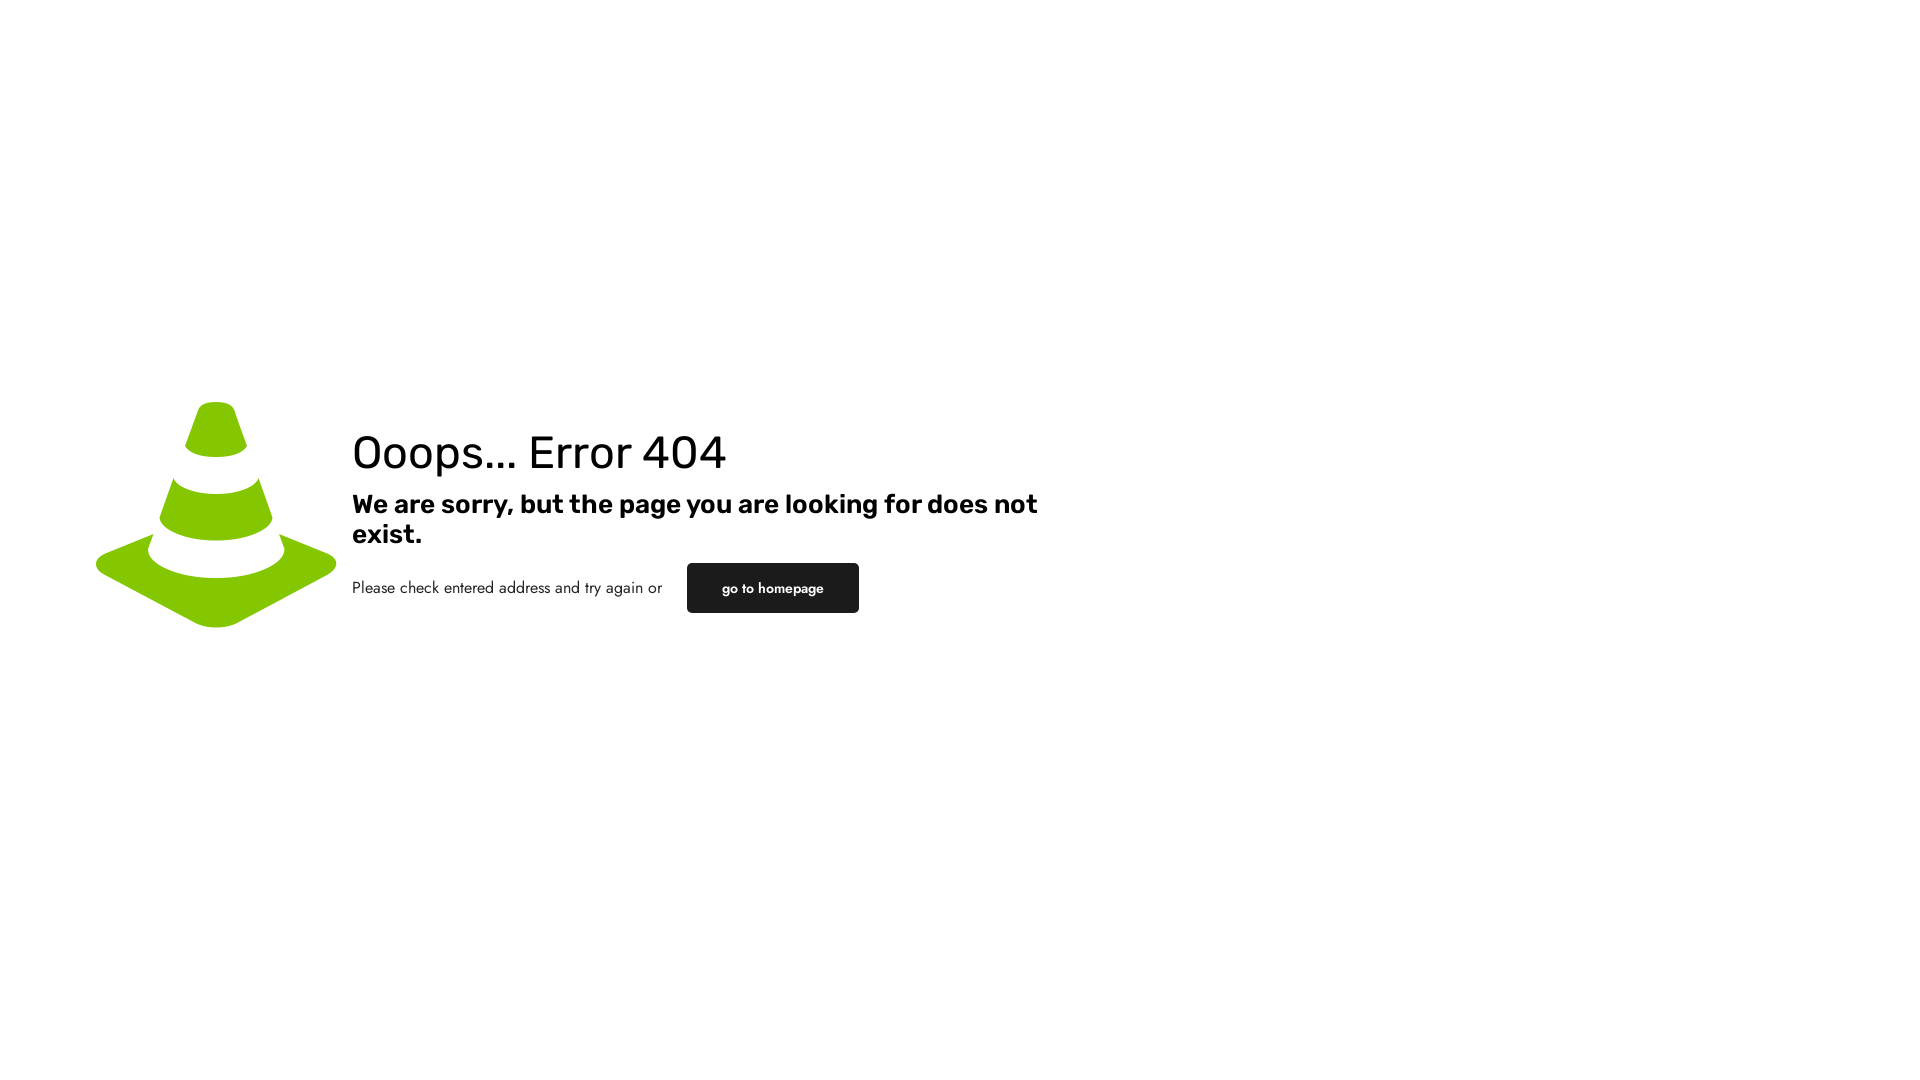  What do you see at coordinates (771, 586) in the screenshot?
I see `'go to homepage'` at bounding box center [771, 586].